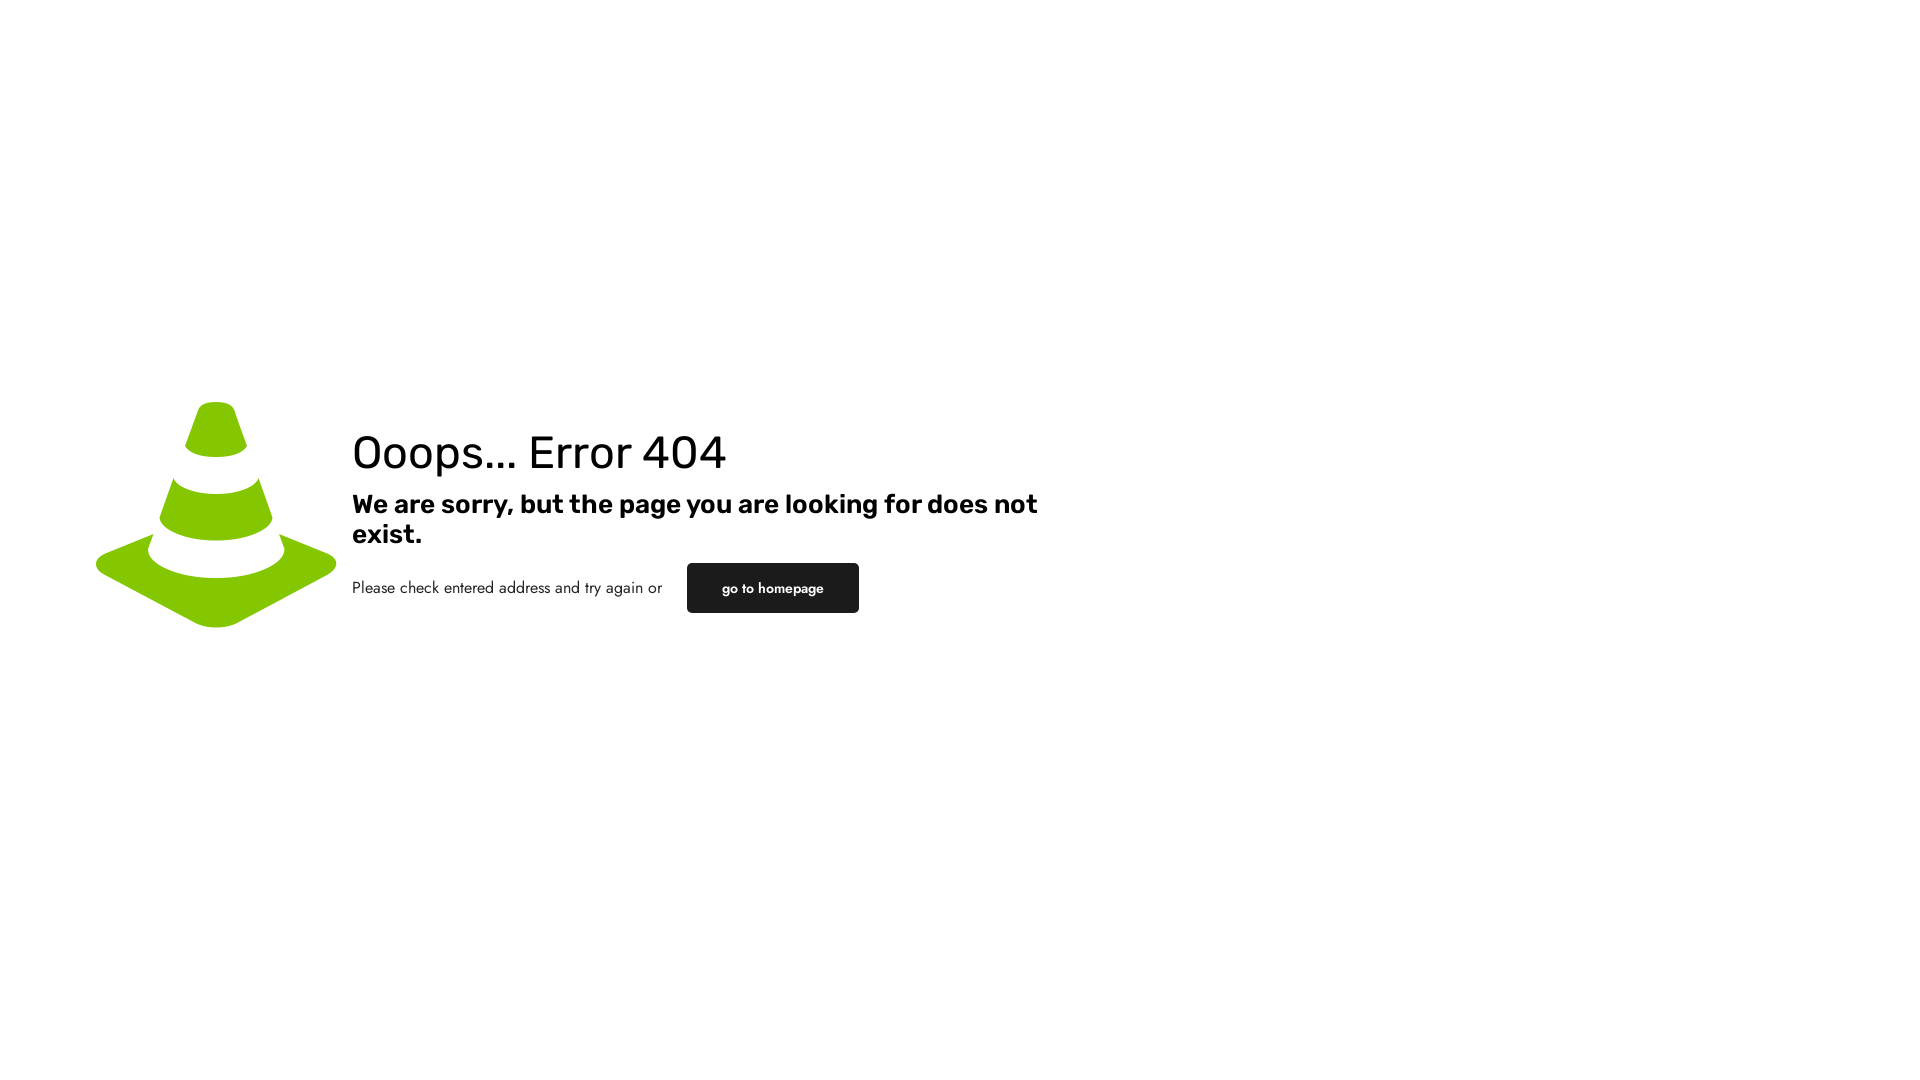  What do you see at coordinates (771, 586) in the screenshot?
I see `'go to homepage'` at bounding box center [771, 586].